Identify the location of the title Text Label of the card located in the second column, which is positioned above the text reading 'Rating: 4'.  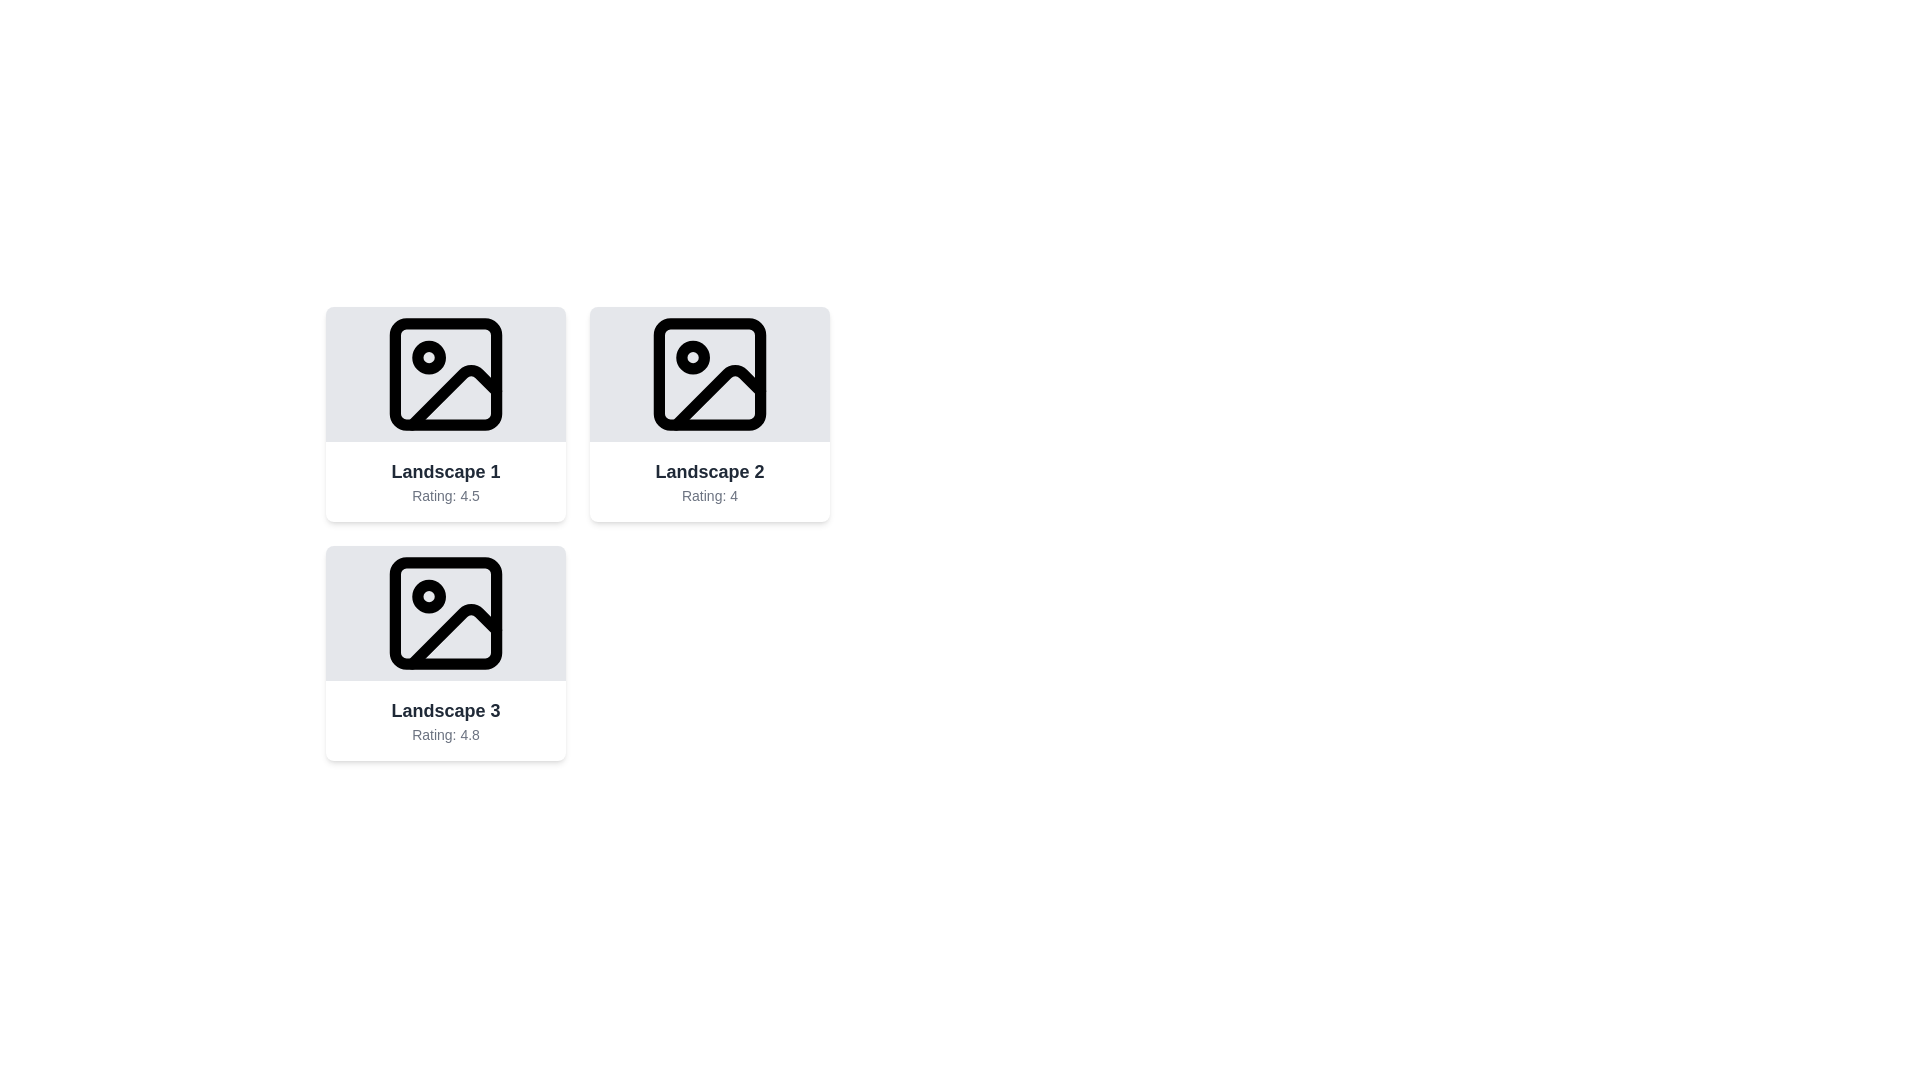
(710, 471).